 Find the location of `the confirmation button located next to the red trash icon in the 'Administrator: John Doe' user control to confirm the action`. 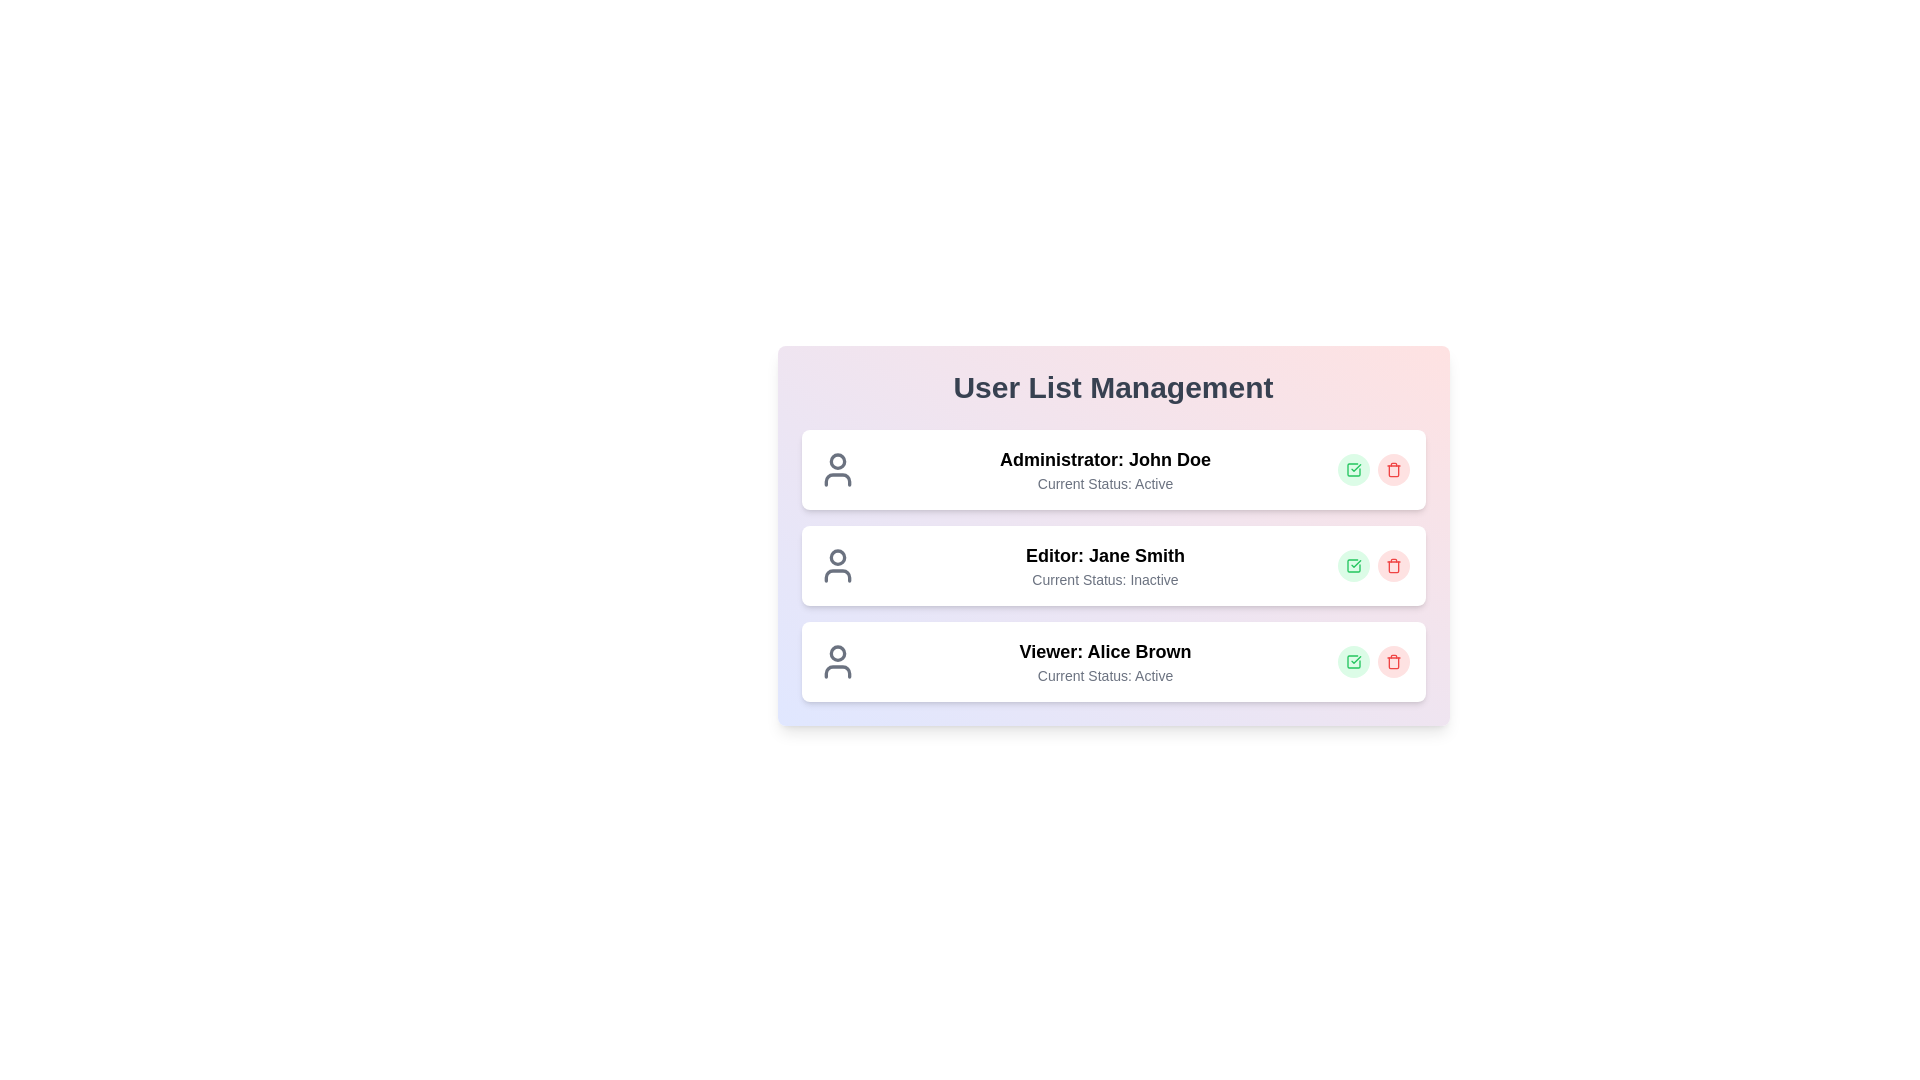

the confirmation button located next to the red trash icon in the 'Administrator: John Doe' user control to confirm the action is located at coordinates (1353, 470).